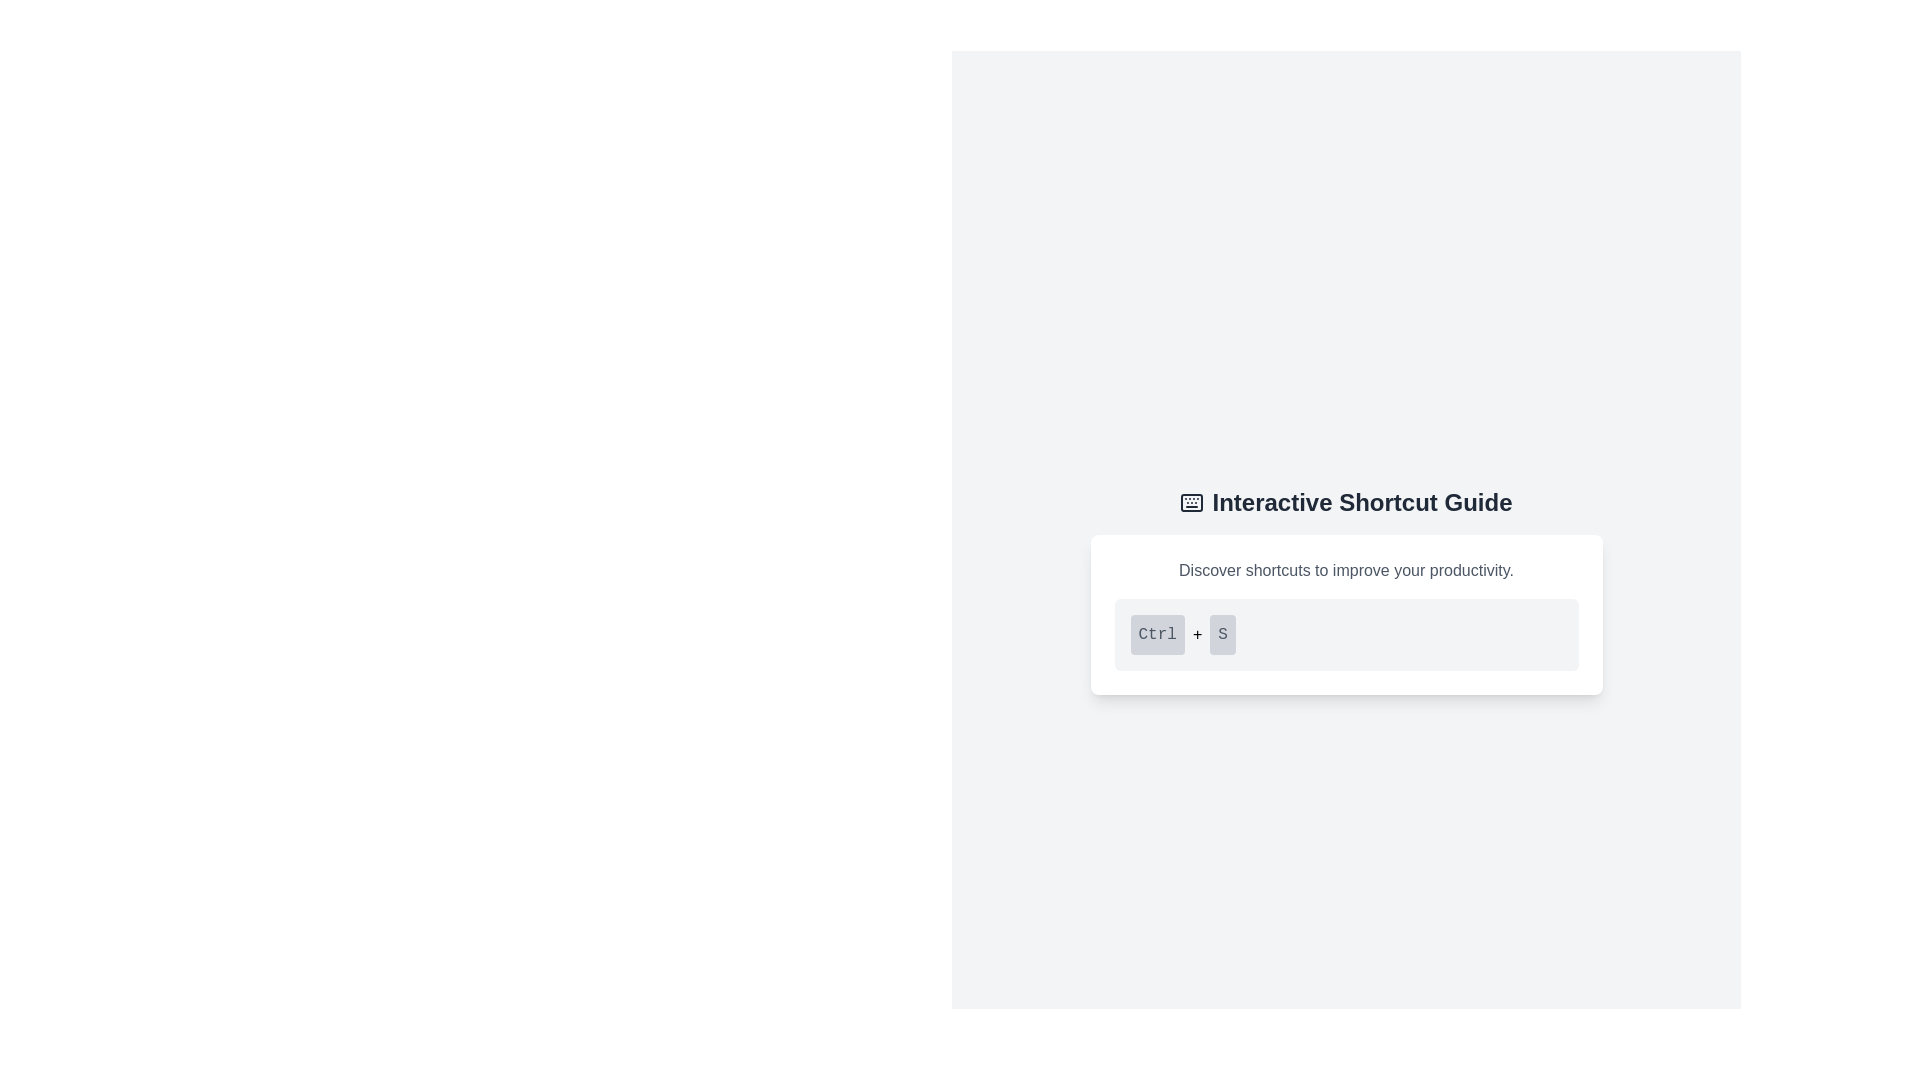 This screenshot has height=1080, width=1920. Describe the element at coordinates (1346, 570) in the screenshot. I see `the text element displaying 'Discover shortcuts to improve your productivity.' which is centered on a white background within a rounded rectangular card` at that location.